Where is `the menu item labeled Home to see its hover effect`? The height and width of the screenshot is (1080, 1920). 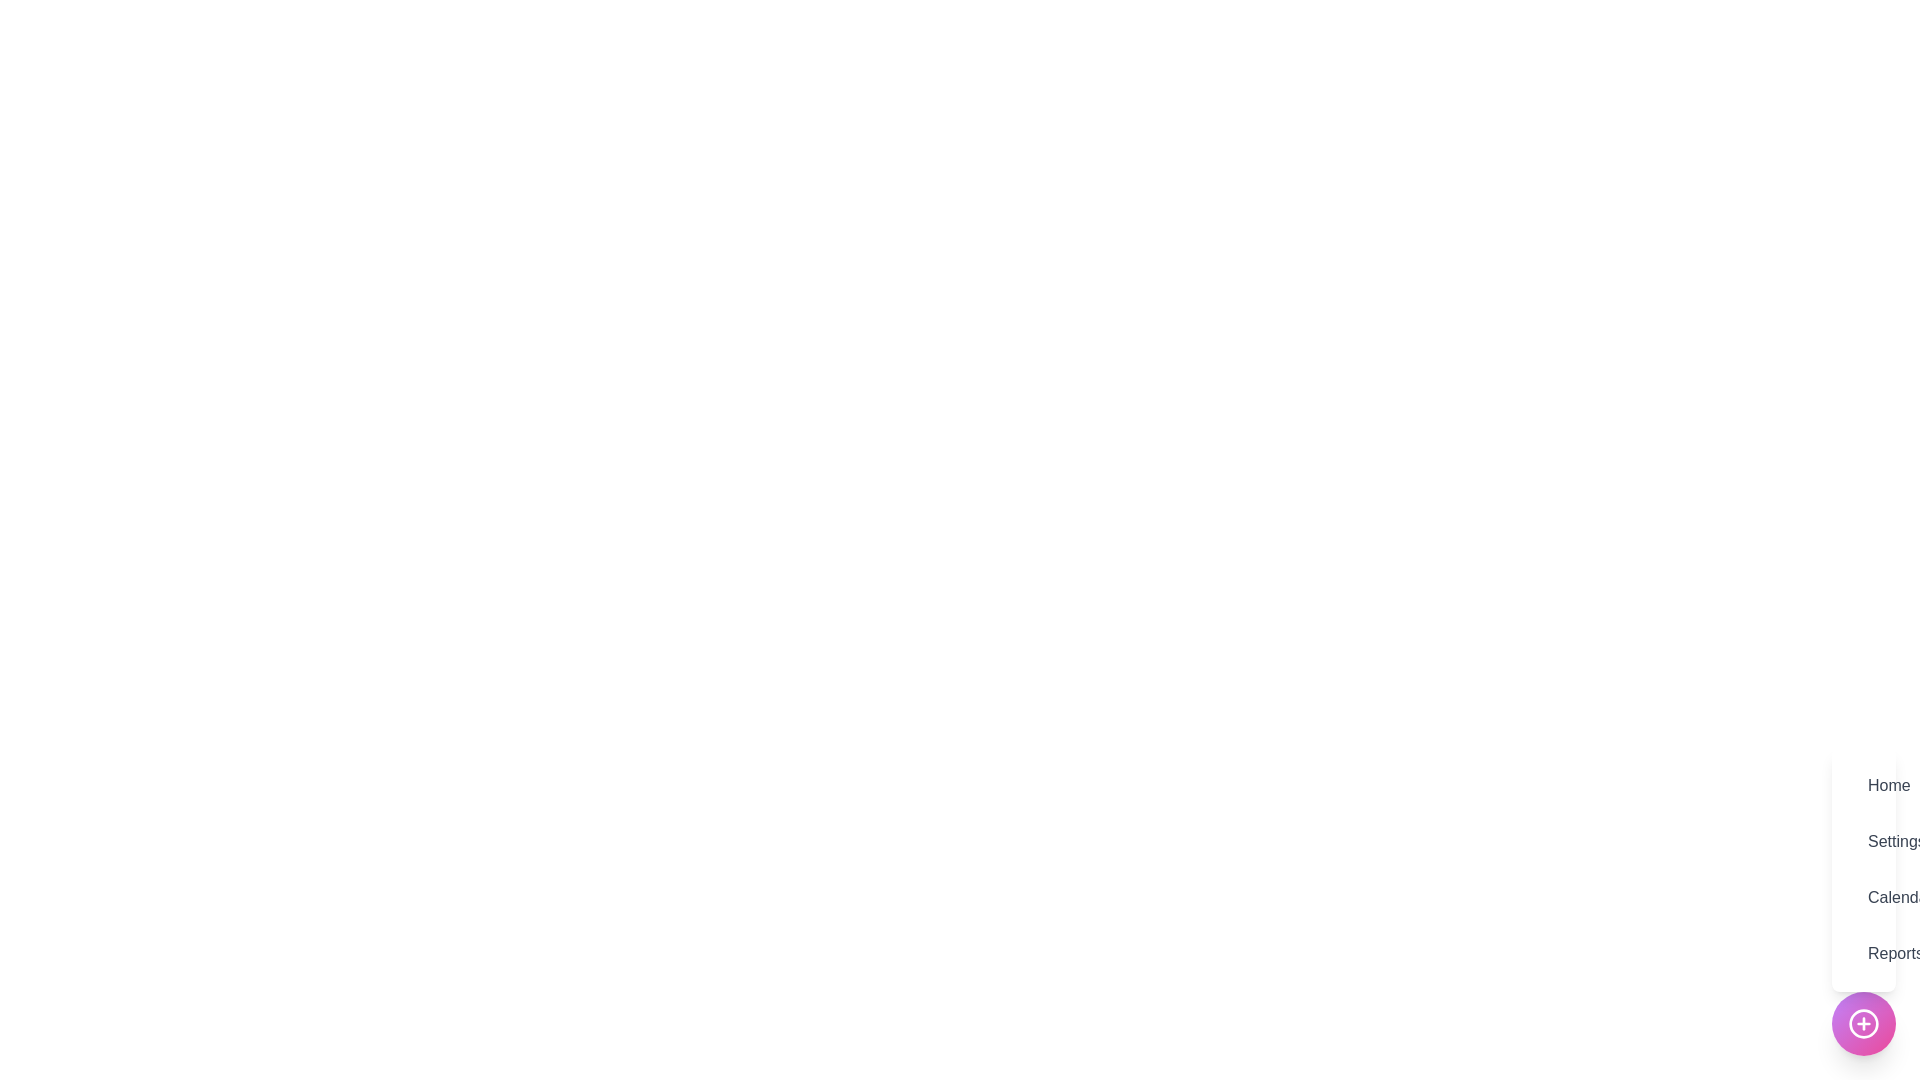 the menu item labeled Home to see its hover effect is located at coordinates (1862, 785).